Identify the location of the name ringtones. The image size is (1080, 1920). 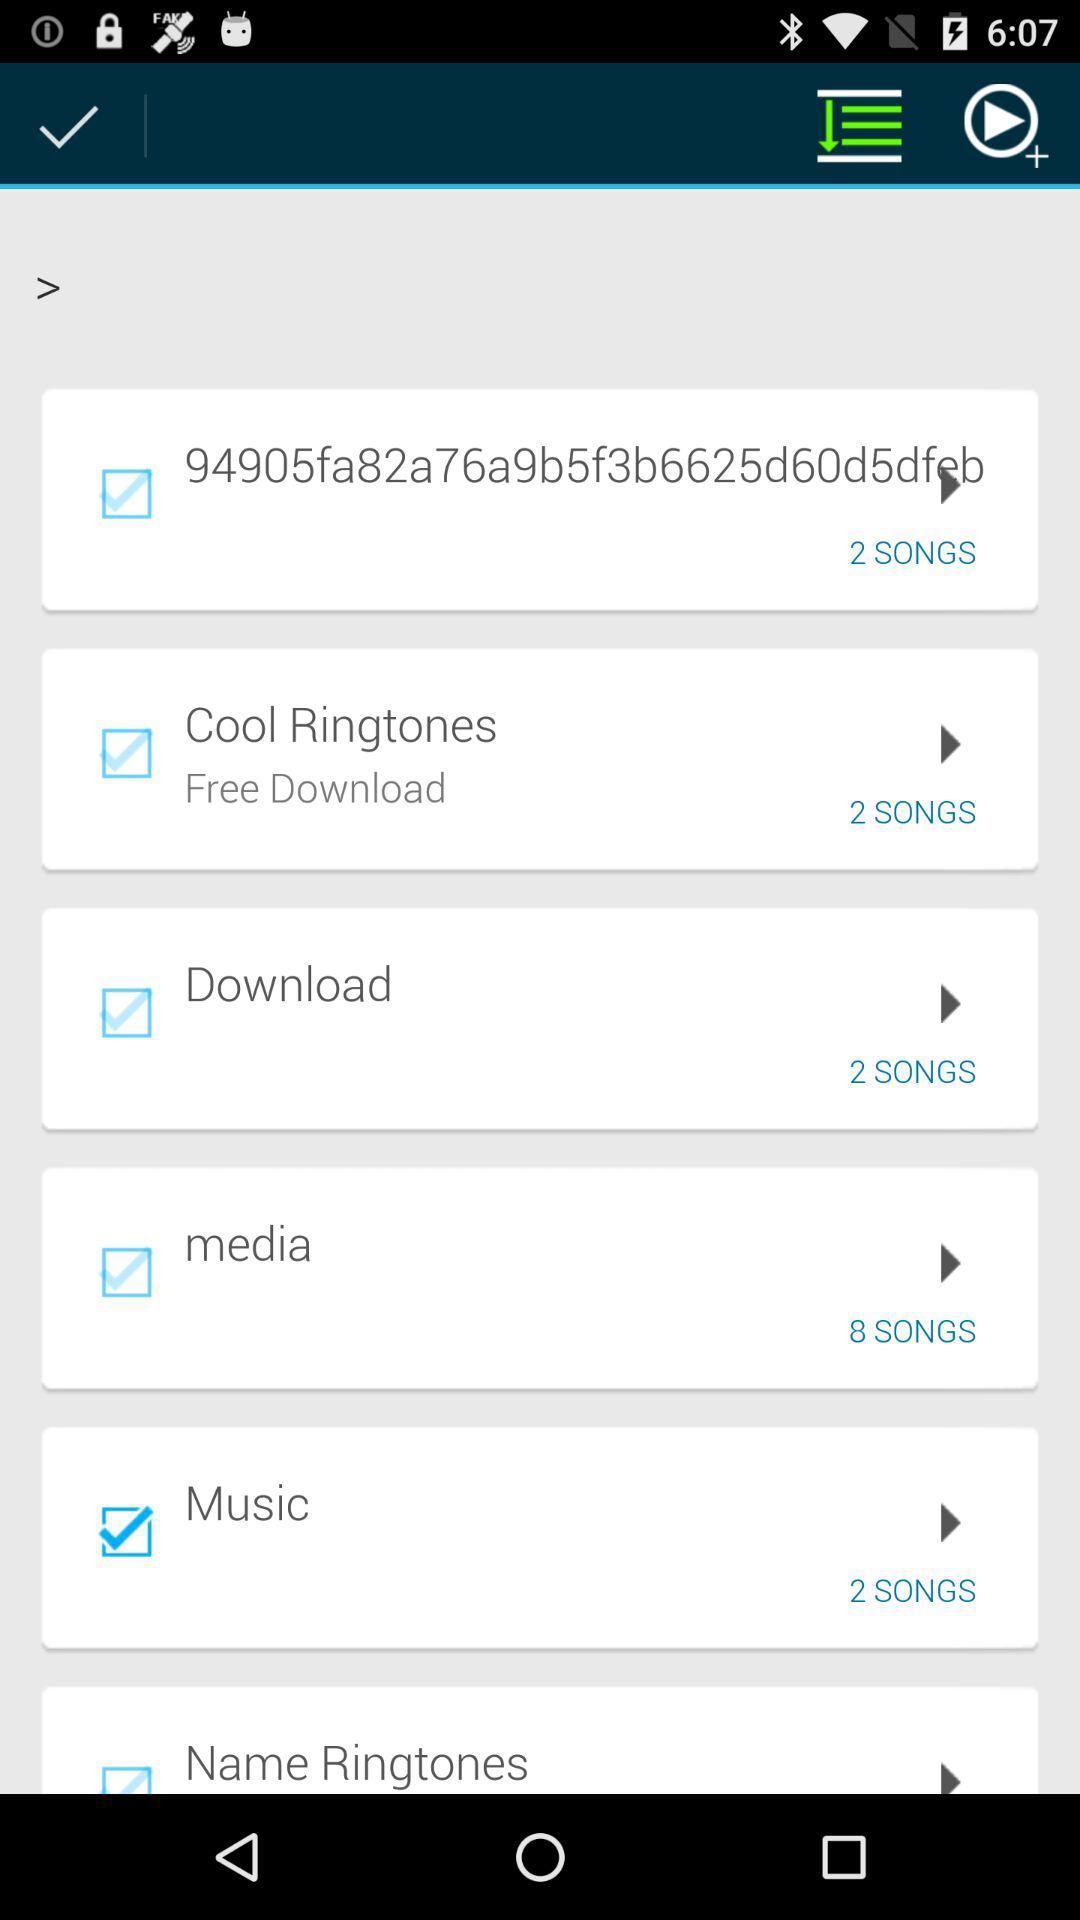
(596, 1761).